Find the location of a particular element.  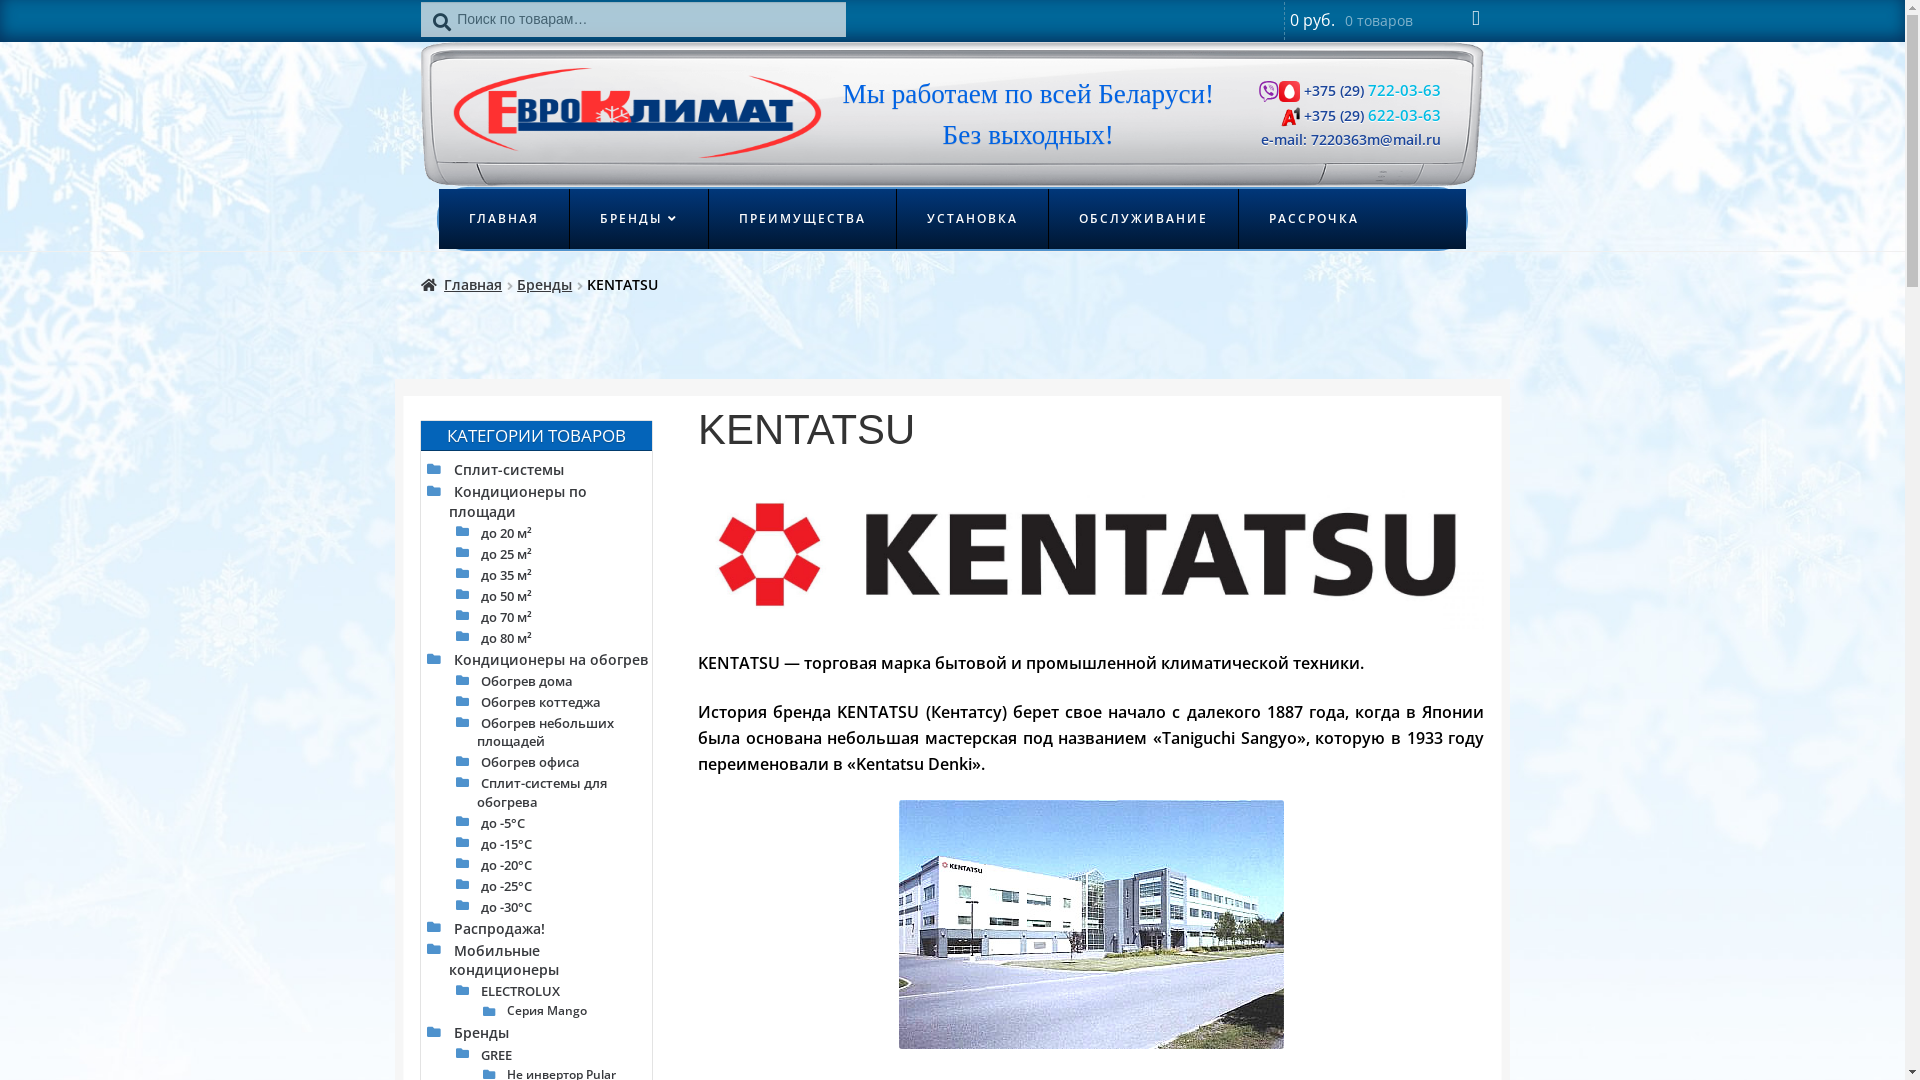

'+375 (29) 722-03-63' is located at coordinates (1369, 90).